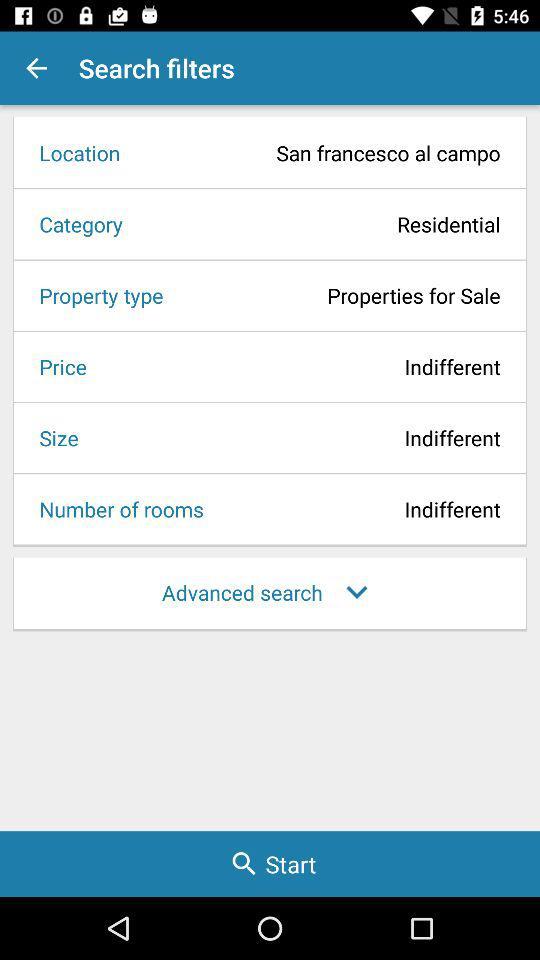  I want to click on the icon to the left of properties for sale icon, so click(93, 294).